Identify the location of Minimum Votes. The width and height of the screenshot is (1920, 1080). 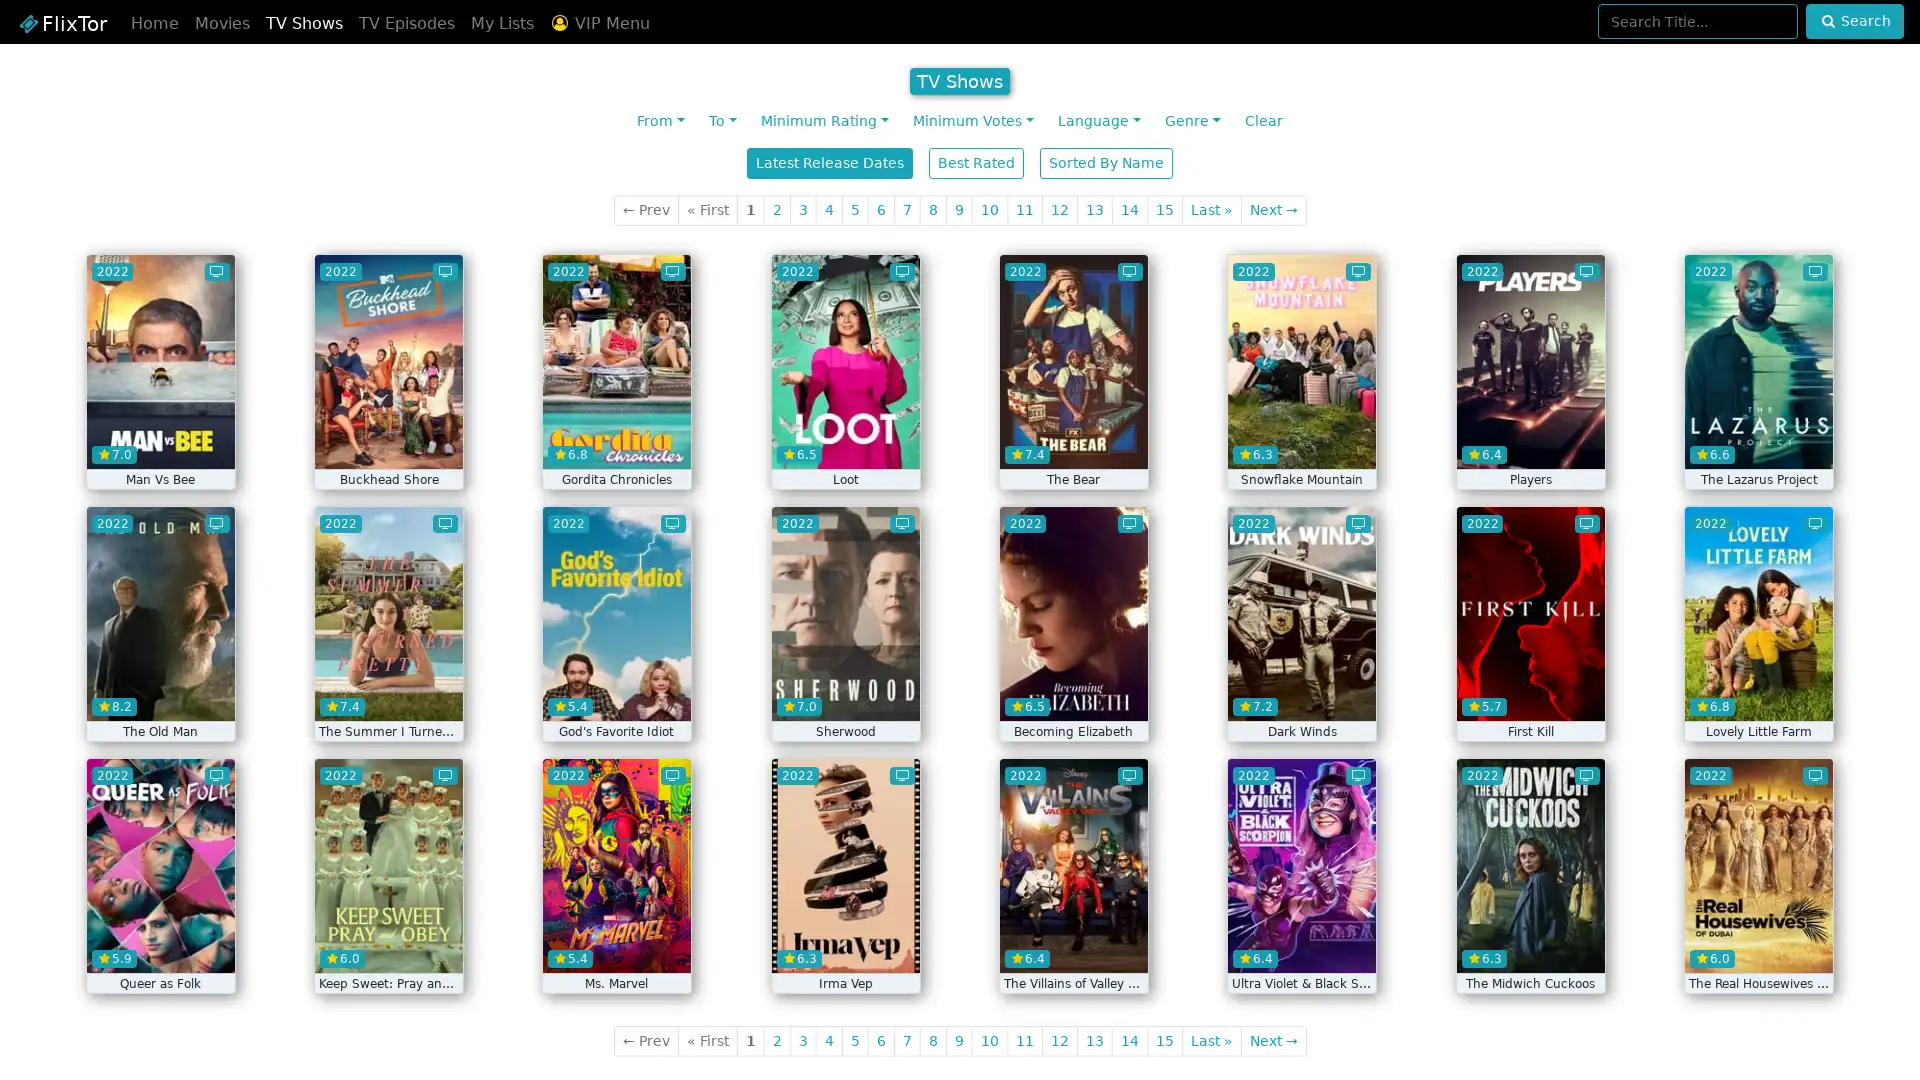
(973, 121).